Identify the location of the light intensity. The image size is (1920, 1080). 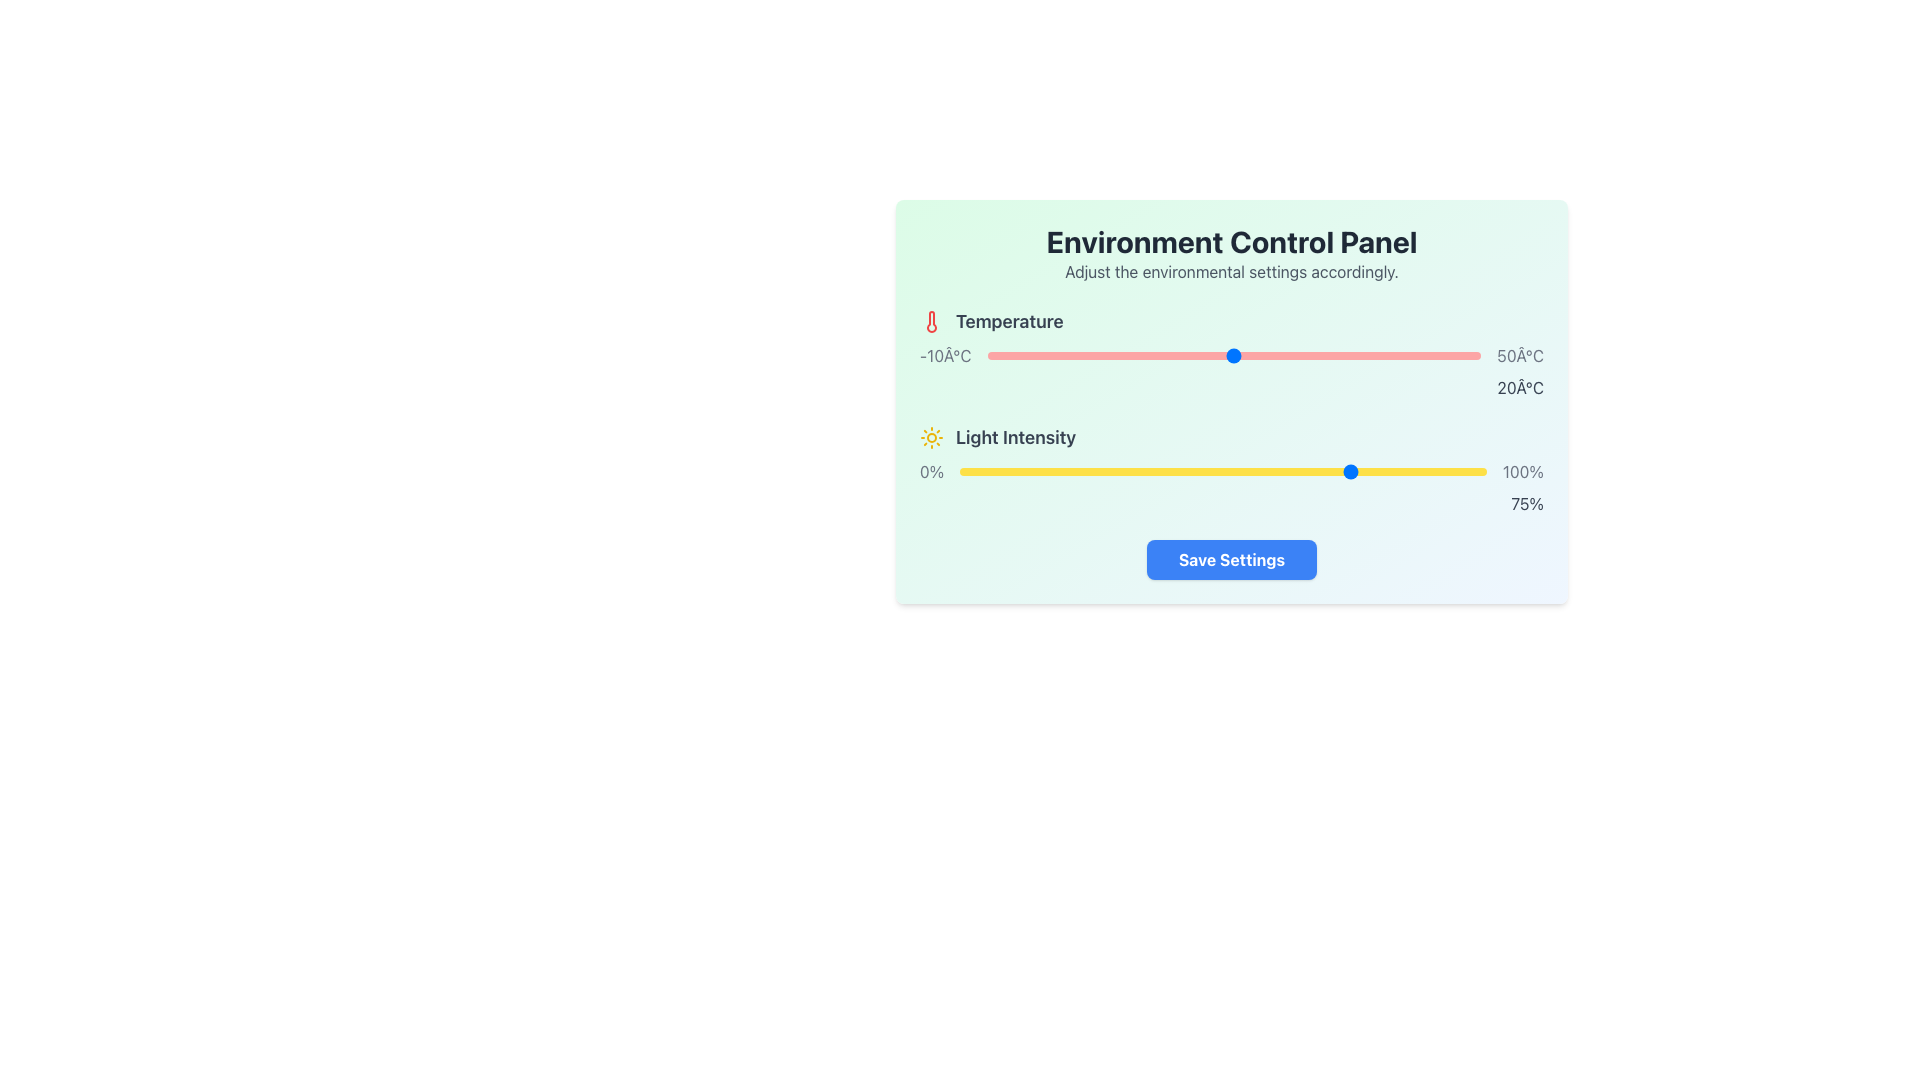
(1339, 471).